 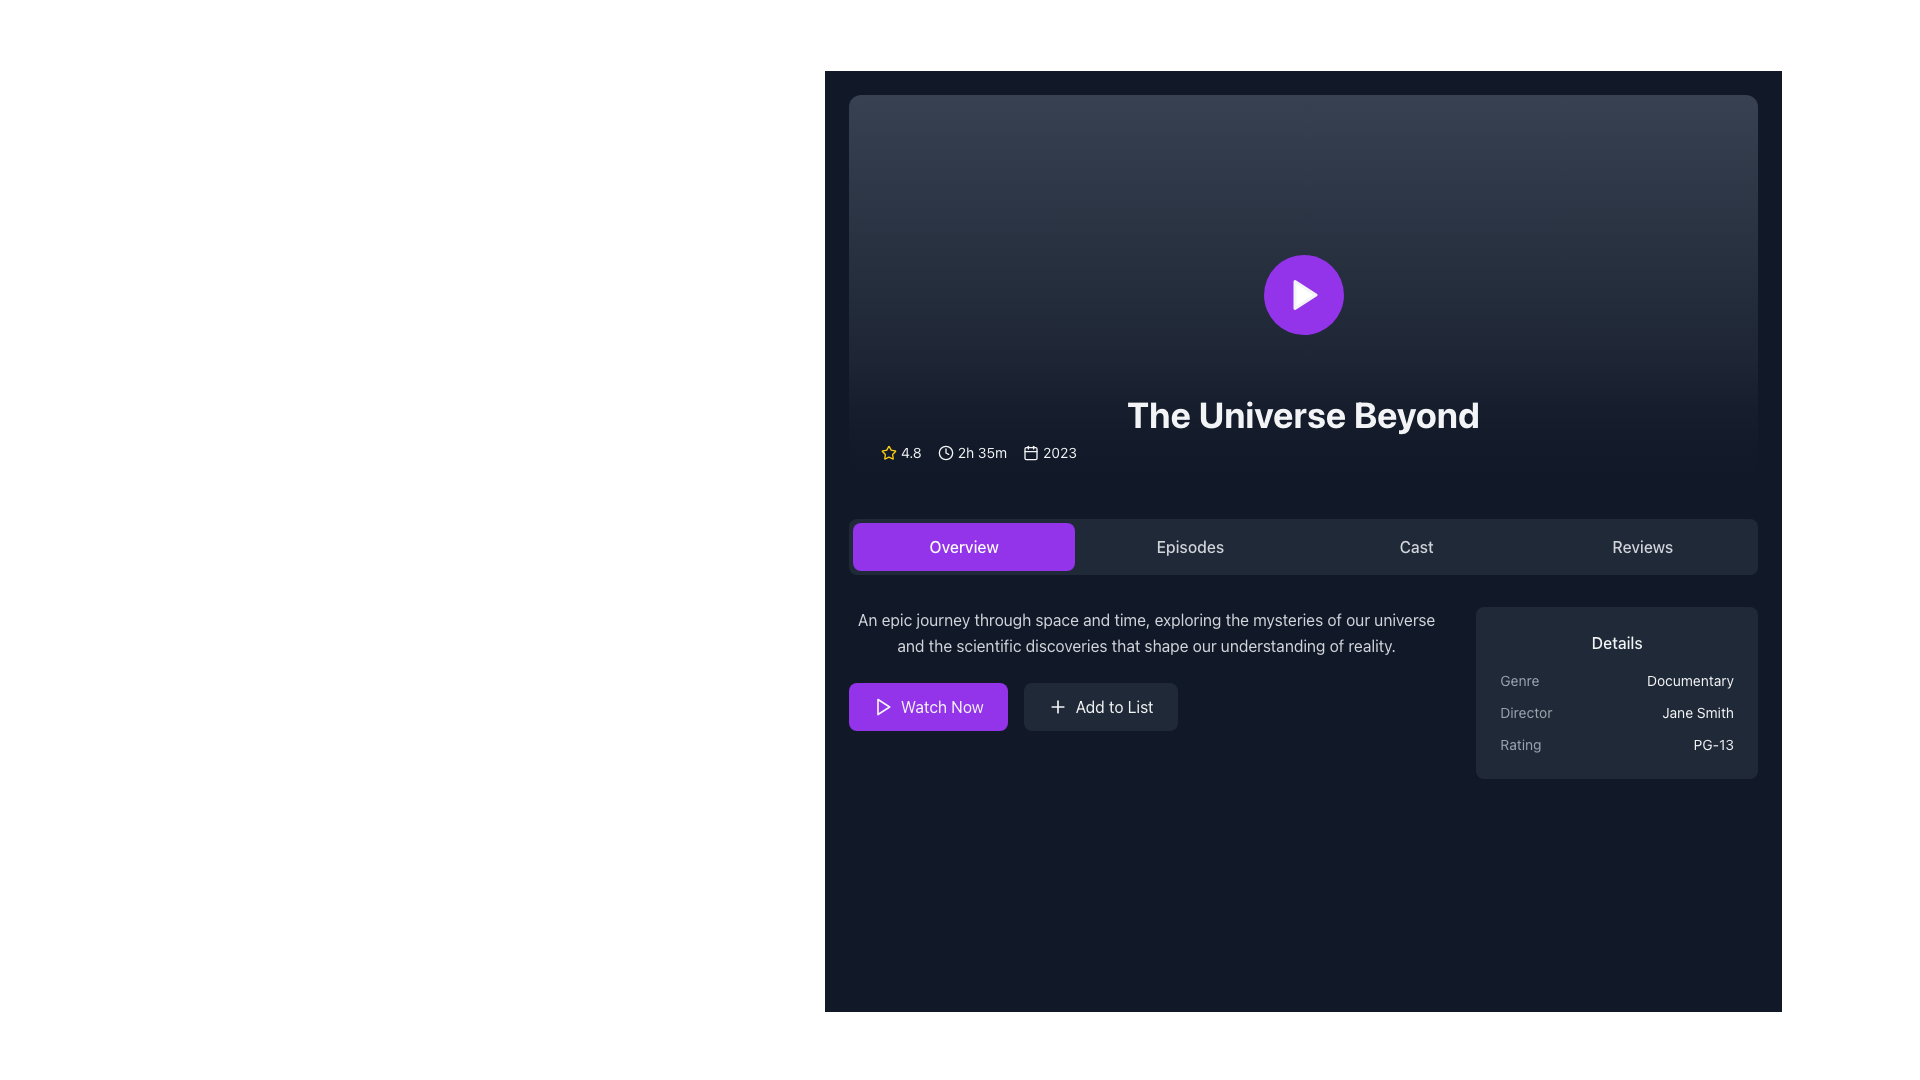 What do you see at coordinates (1520, 744) in the screenshot?
I see `the 'Rating' label, which is a textual element in light gray color on a dark background located in the 'Details' section, to the left of the rating value 'PG-13'` at bounding box center [1520, 744].